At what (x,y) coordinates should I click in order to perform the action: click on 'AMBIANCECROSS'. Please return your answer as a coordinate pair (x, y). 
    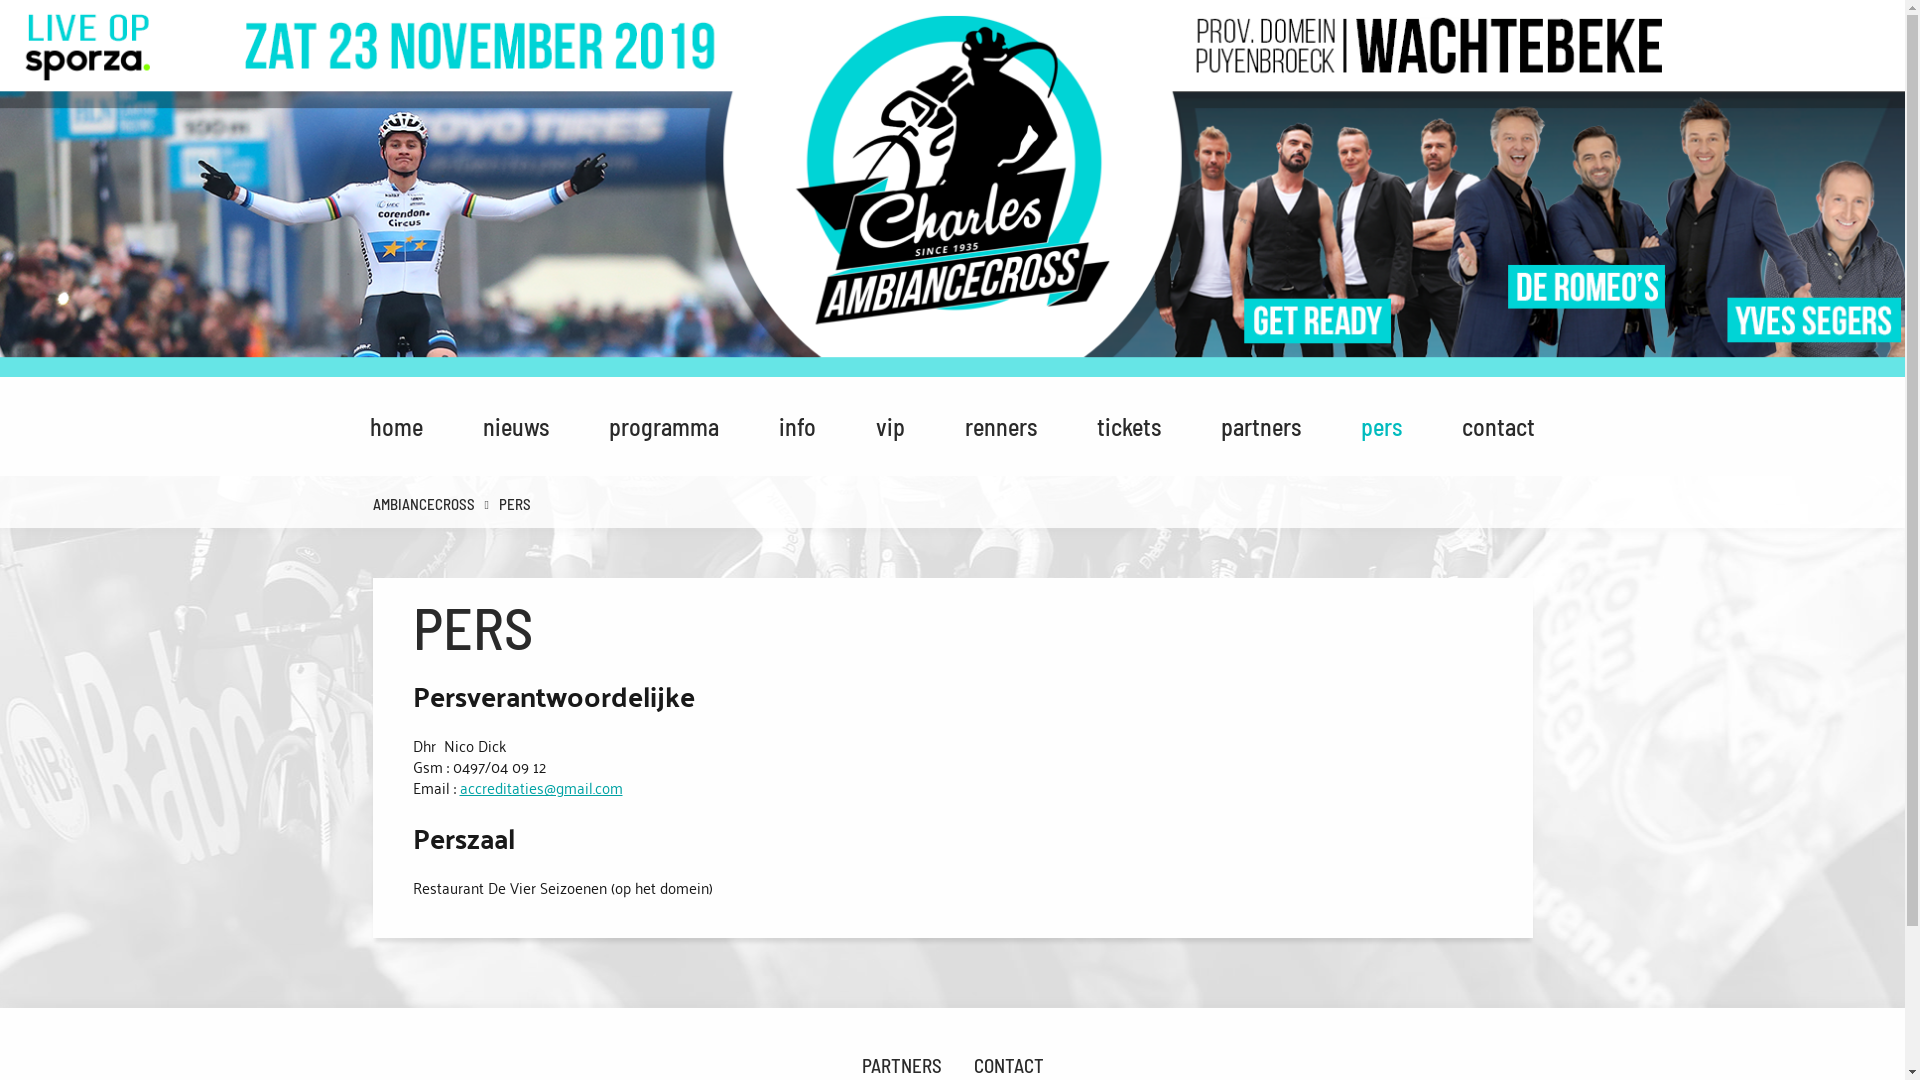
    Looking at the image, I should click on (361, 503).